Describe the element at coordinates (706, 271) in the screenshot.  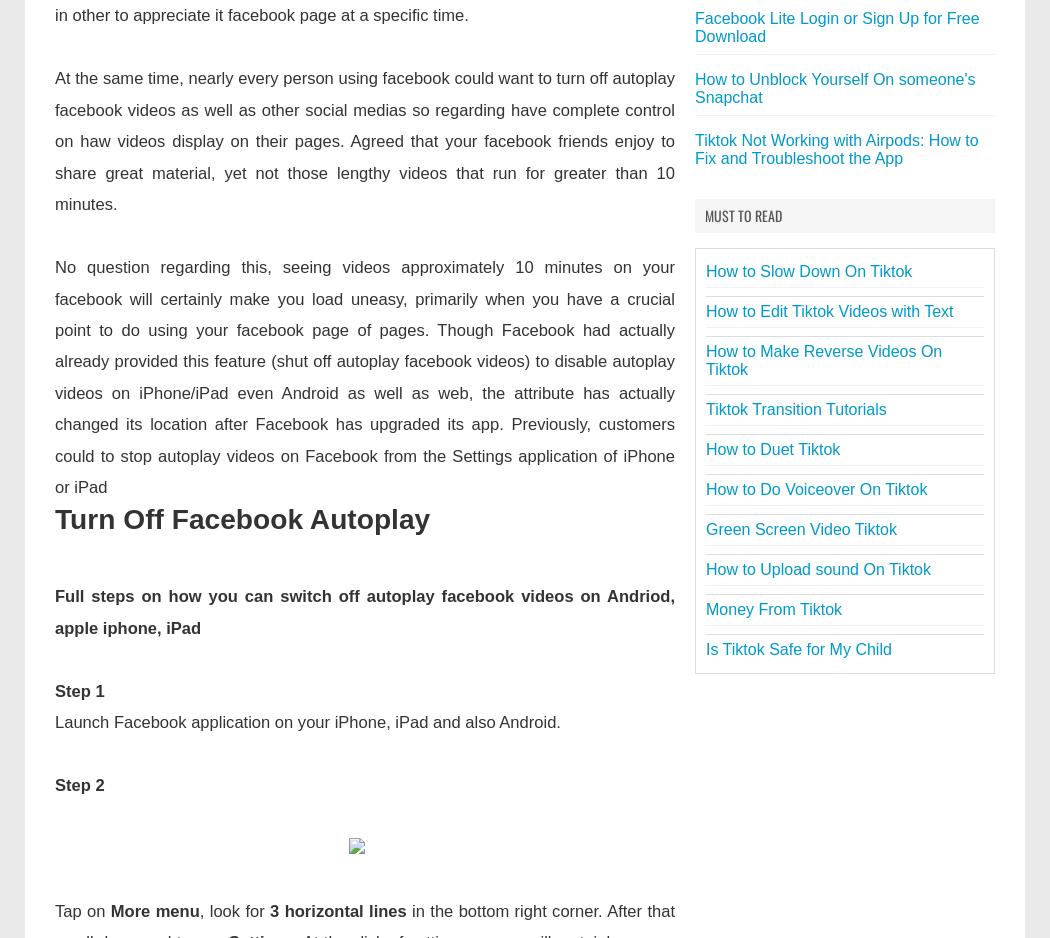
I see `'How to Slow Down On Tiktok'` at that location.